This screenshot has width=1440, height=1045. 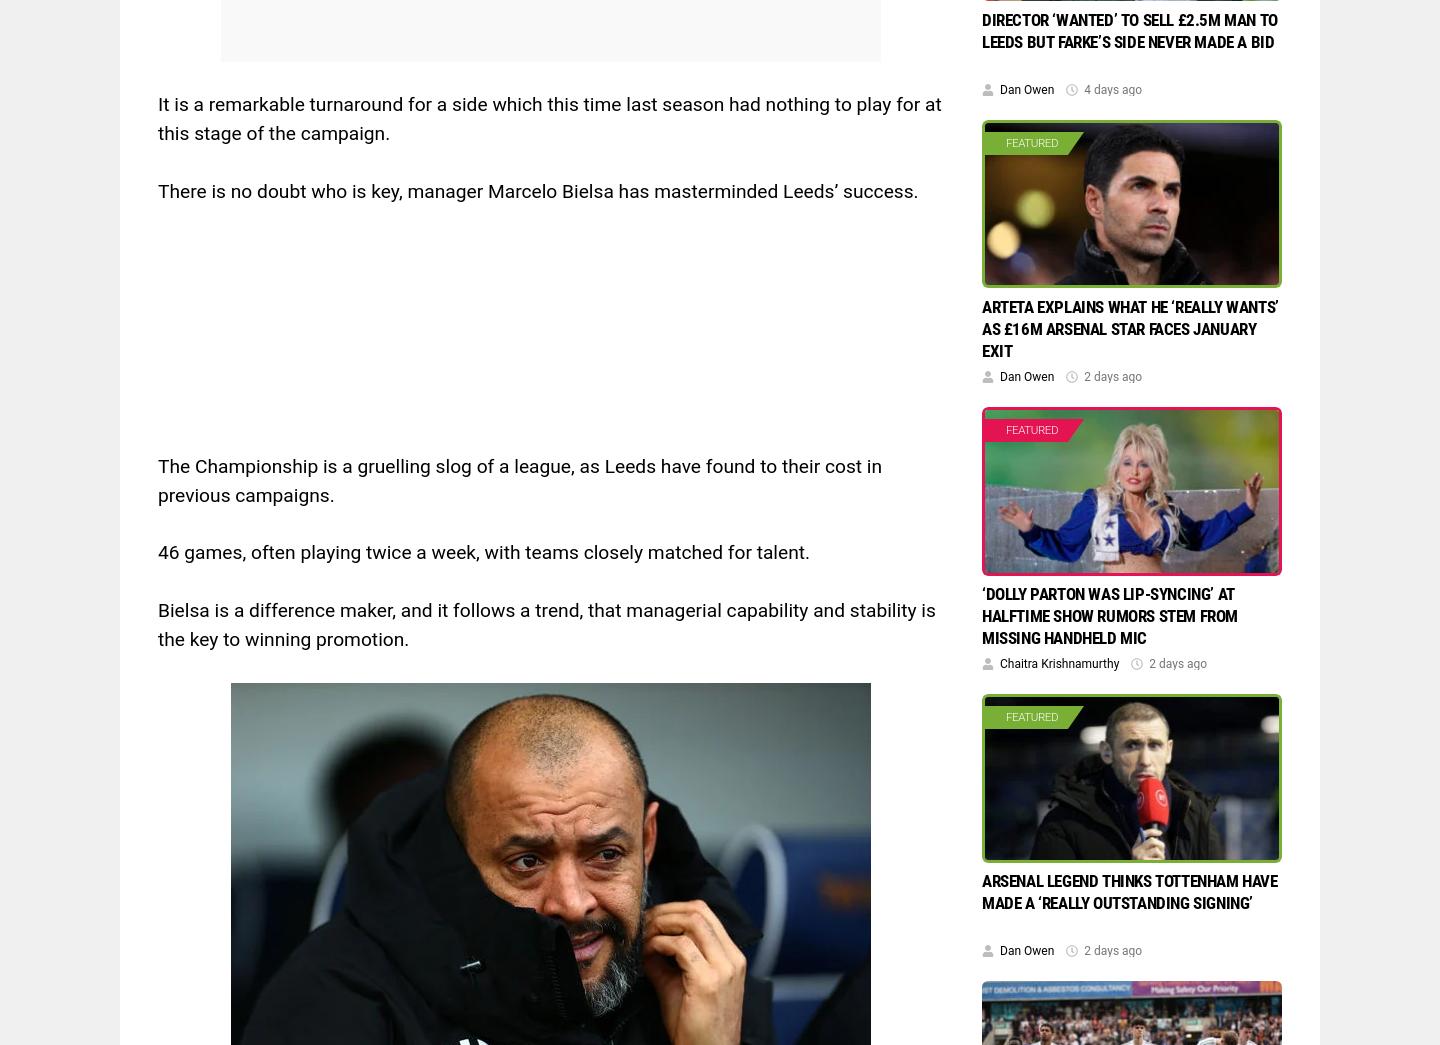 What do you see at coordinates (1128, 890) in the screenshot?
I see `'Arsenal legend thinks Tottenham have made a ‘really outstanding signing’'` at bounding box center [1128, 890].